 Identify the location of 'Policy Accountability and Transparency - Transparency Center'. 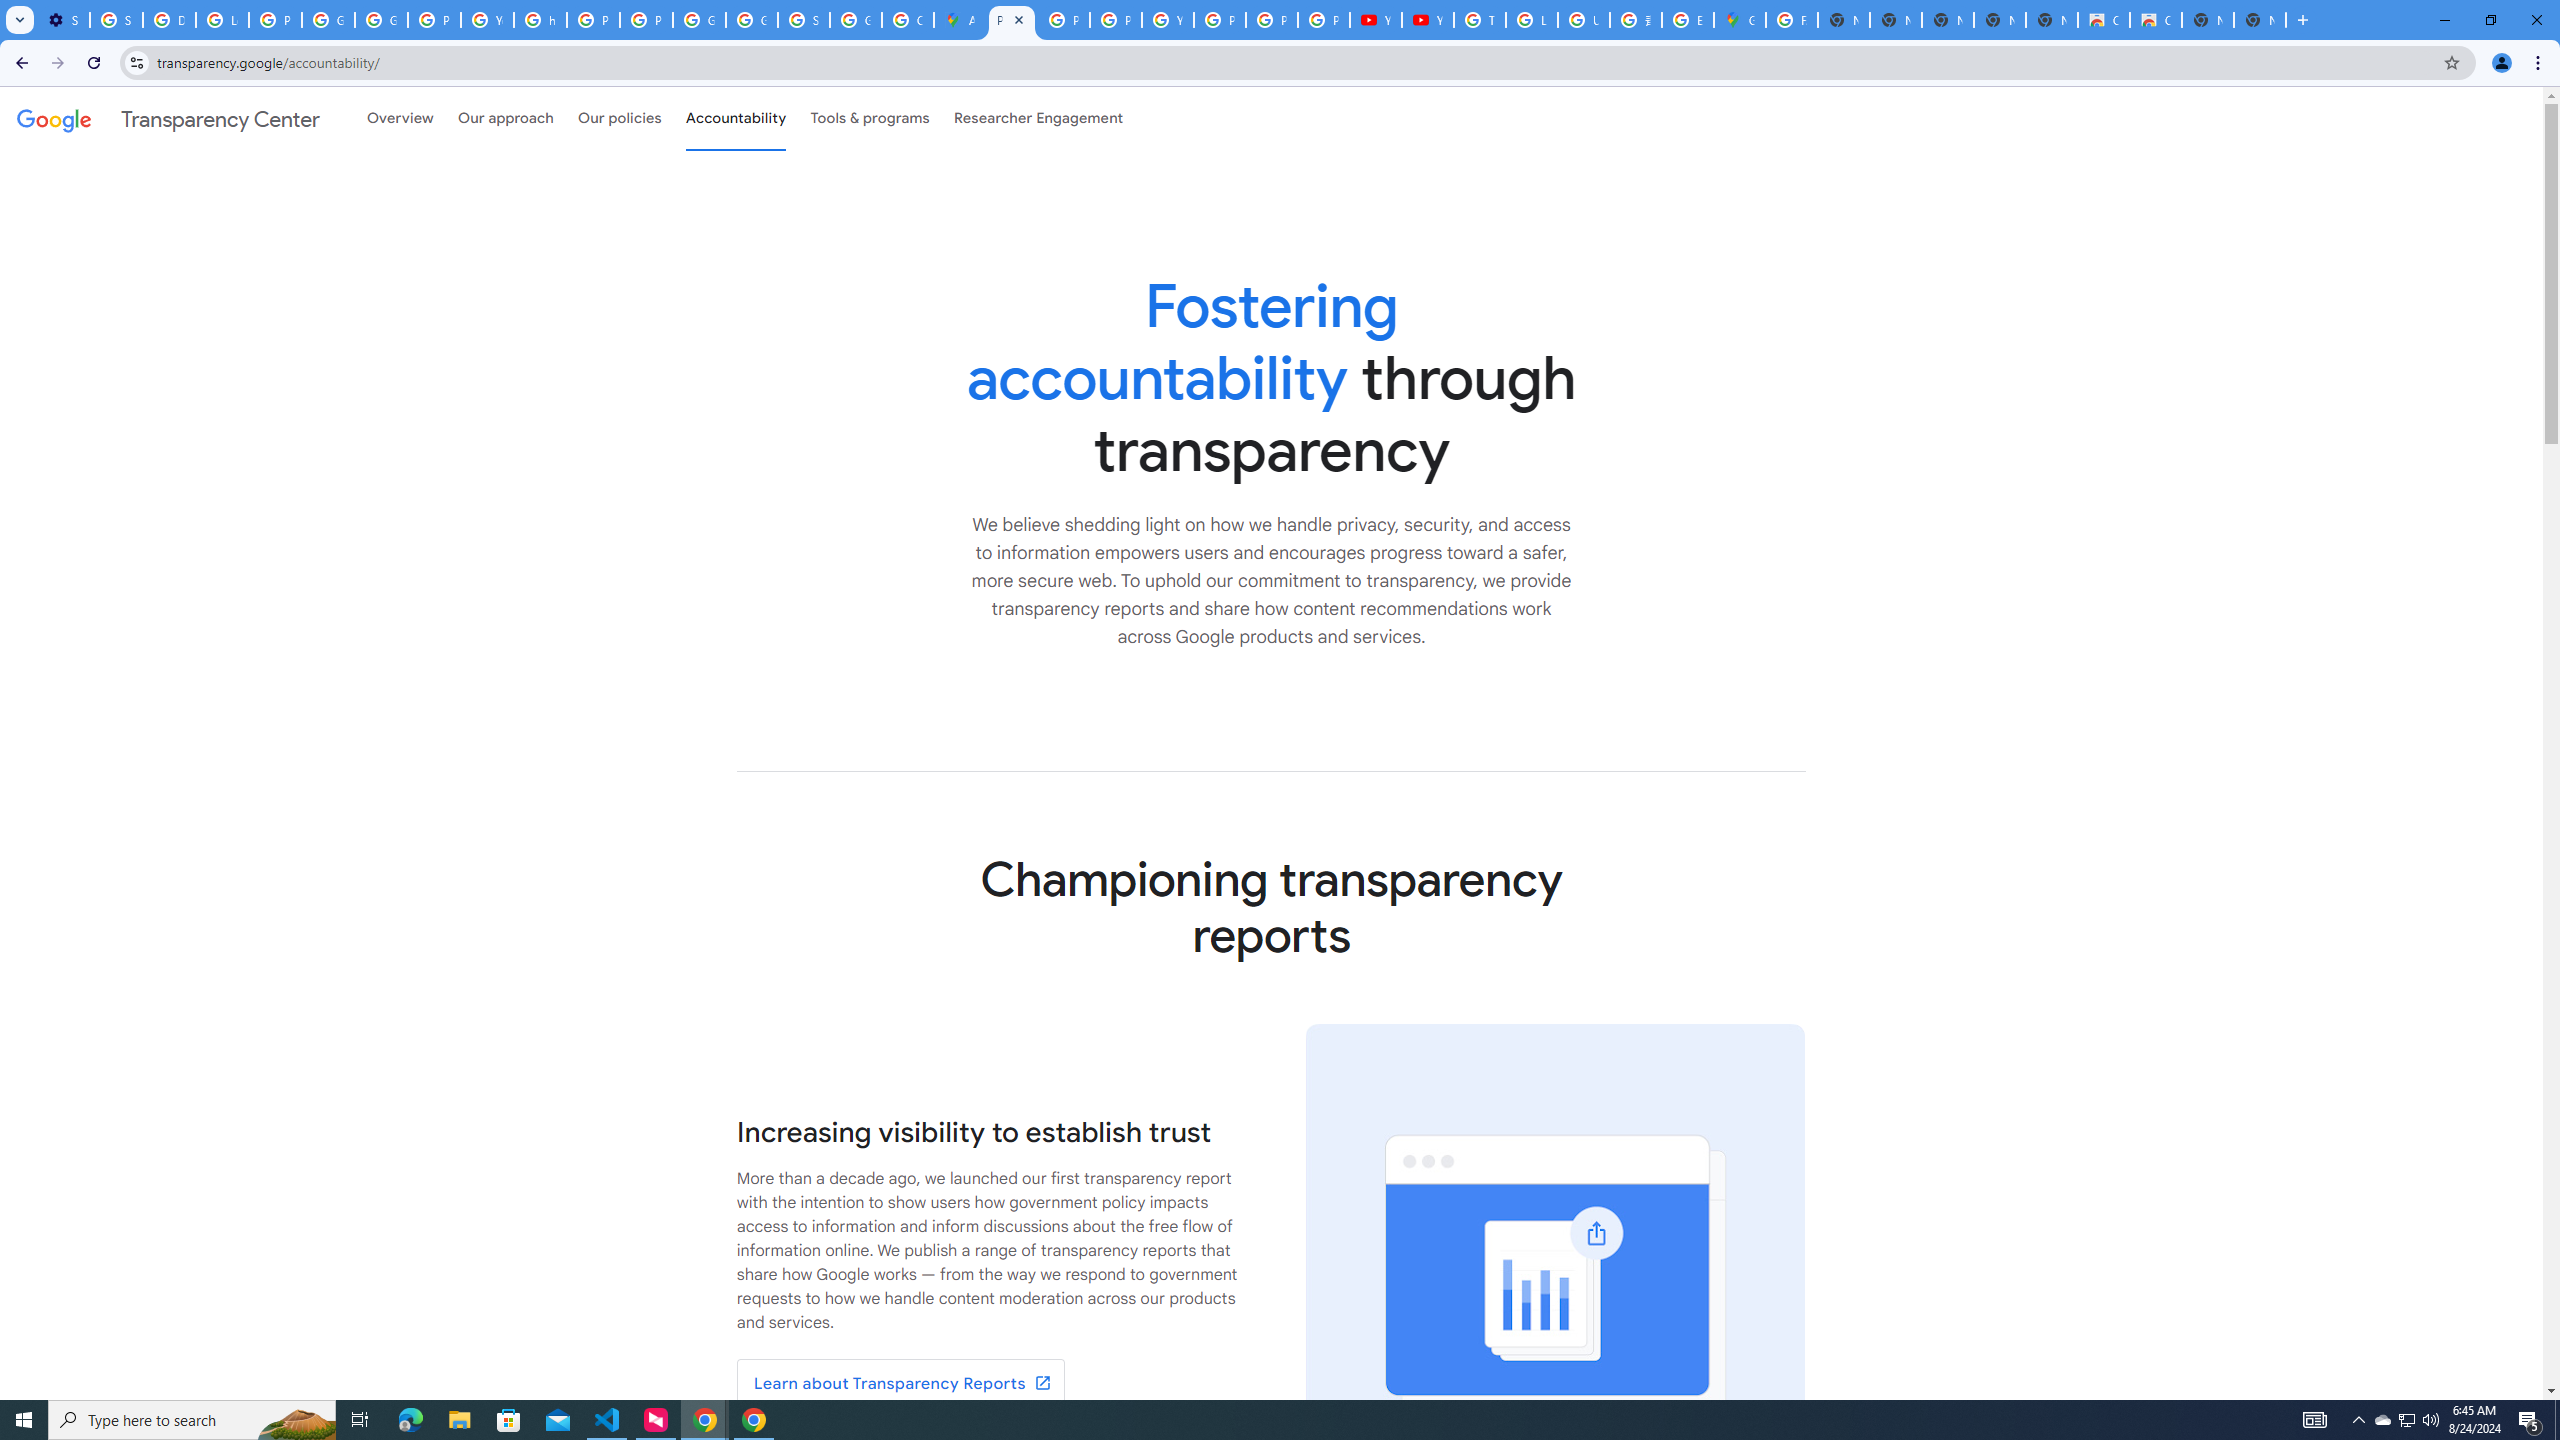
(1011, 19).